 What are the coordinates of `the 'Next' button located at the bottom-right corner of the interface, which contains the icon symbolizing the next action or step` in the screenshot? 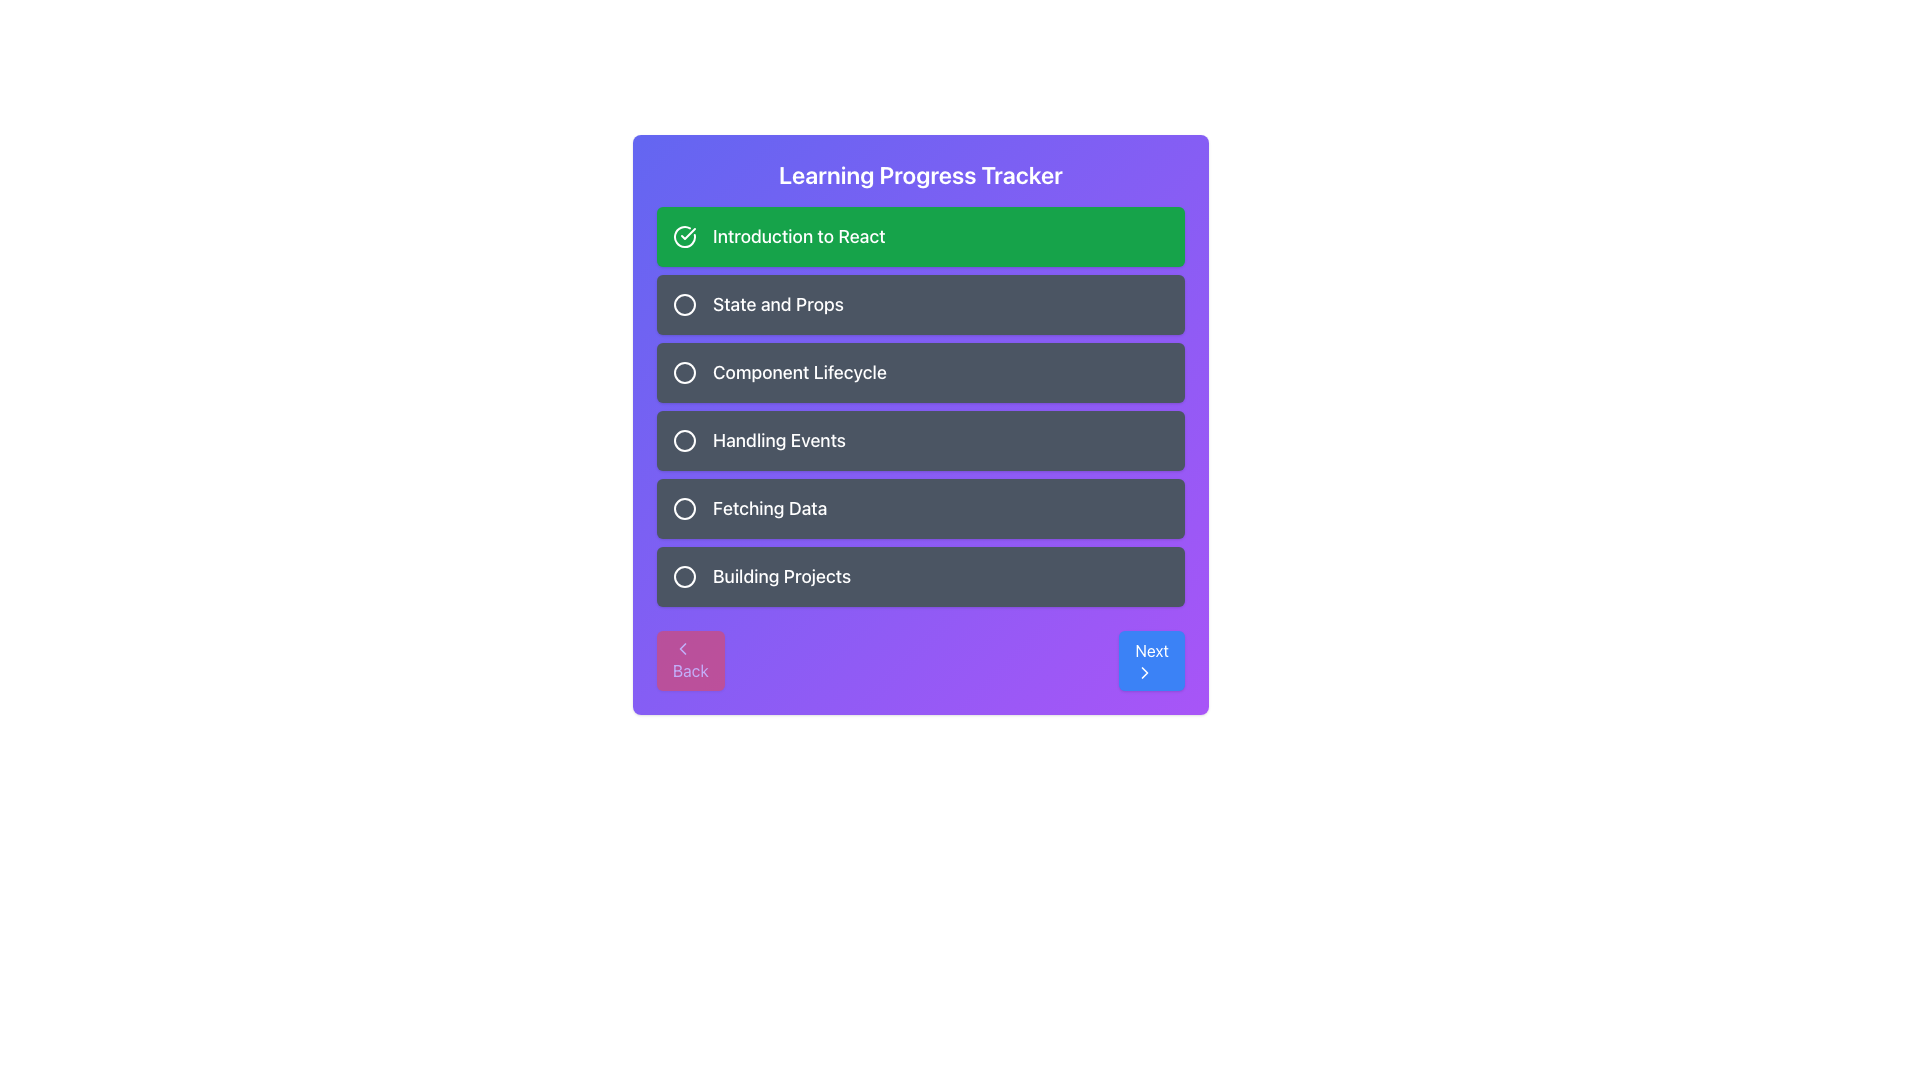 It's located at (1145, 672).